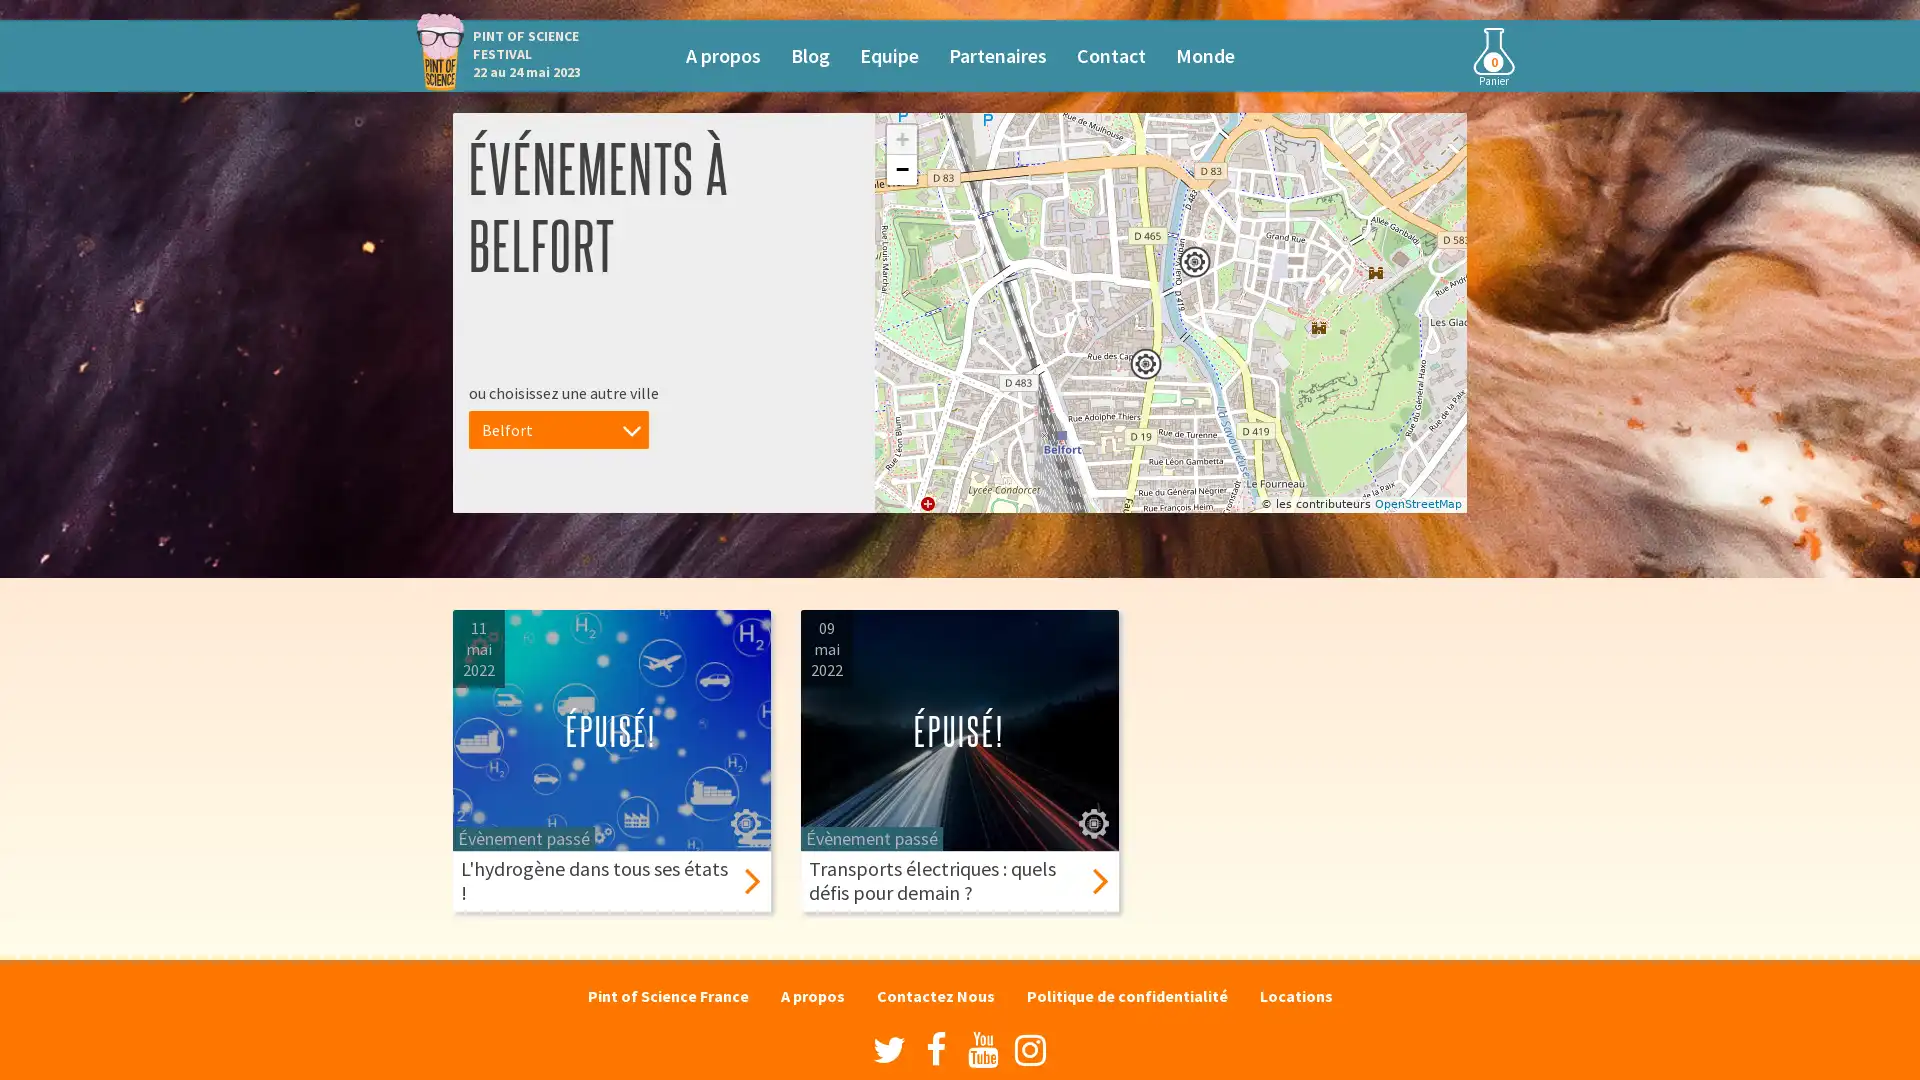 This screenshot has width=1920, height=1080. I want to click on Zoom out, so click(901, 168).